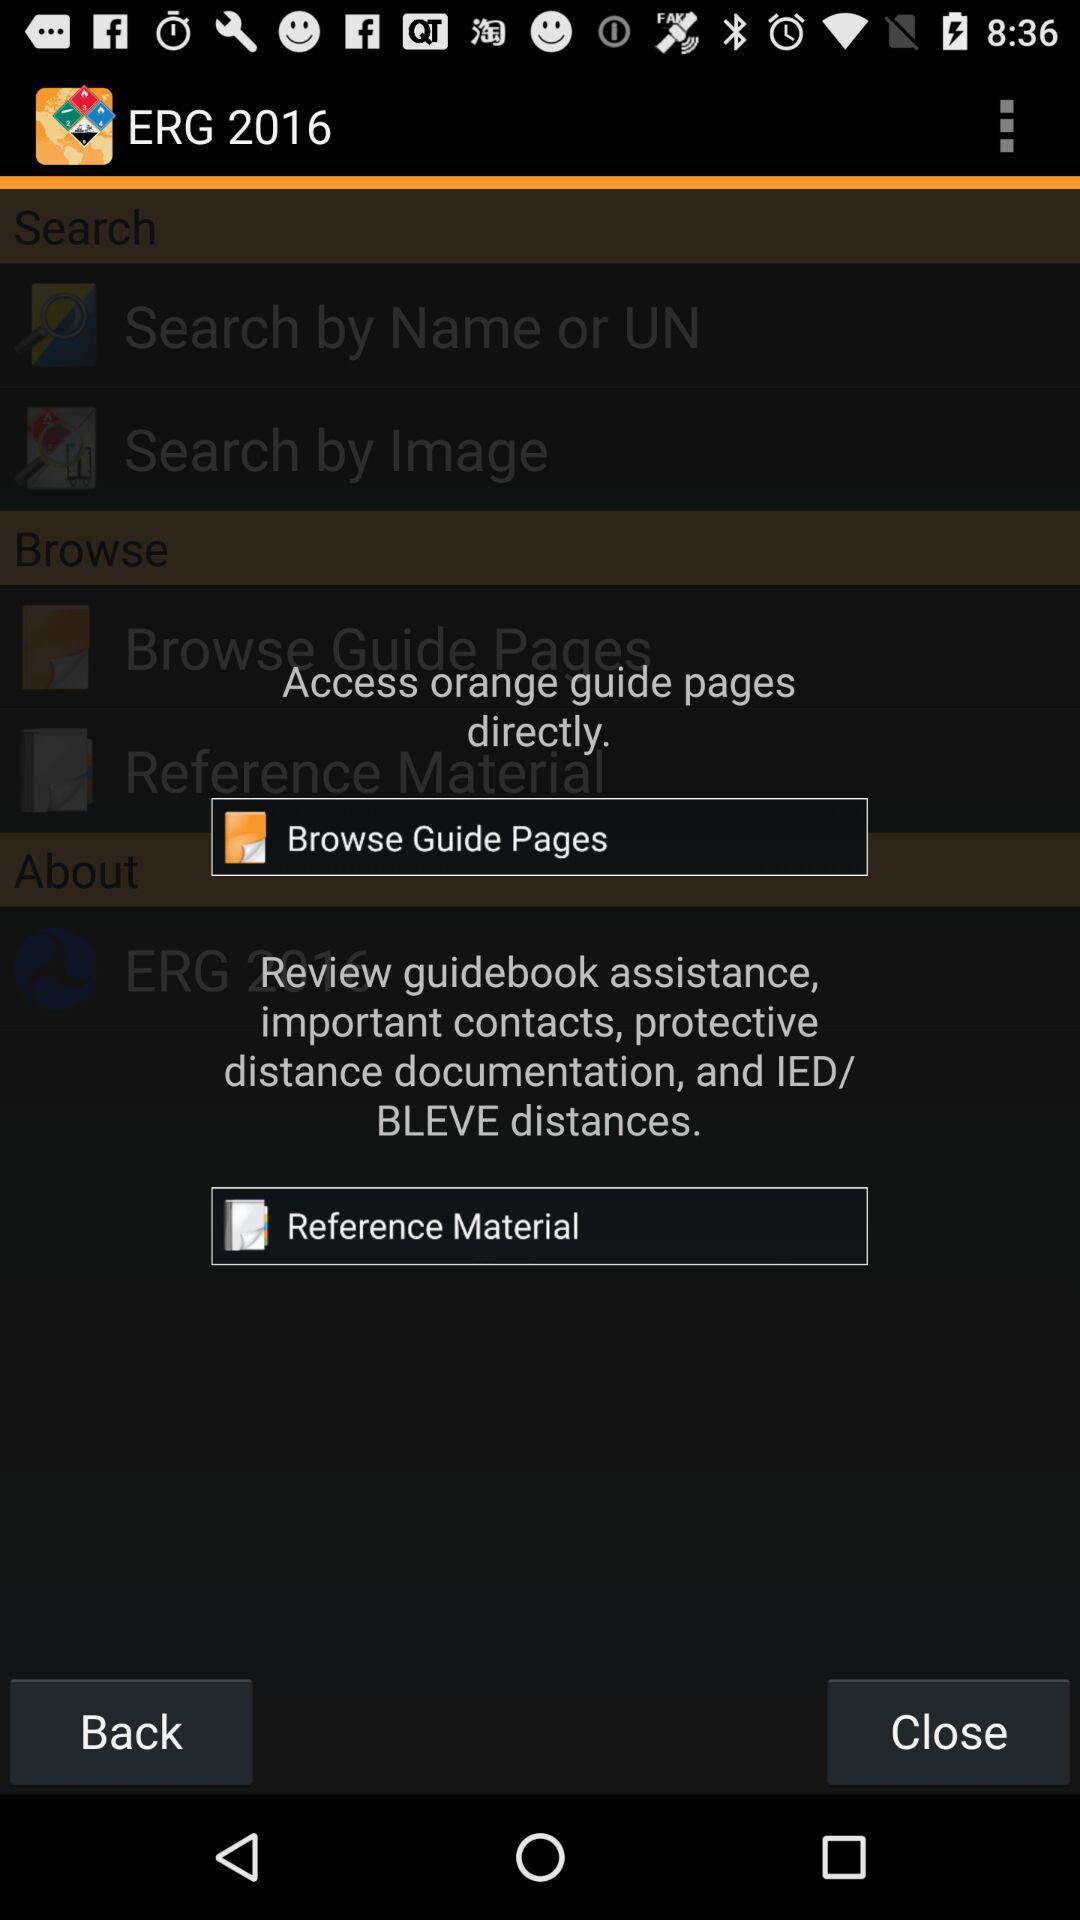 This screenshot has height=1920, width=1080. What do you see at coordinates (600, 769) in the screenshot?
I see `the reference material app` at bounding box center [600, 769].